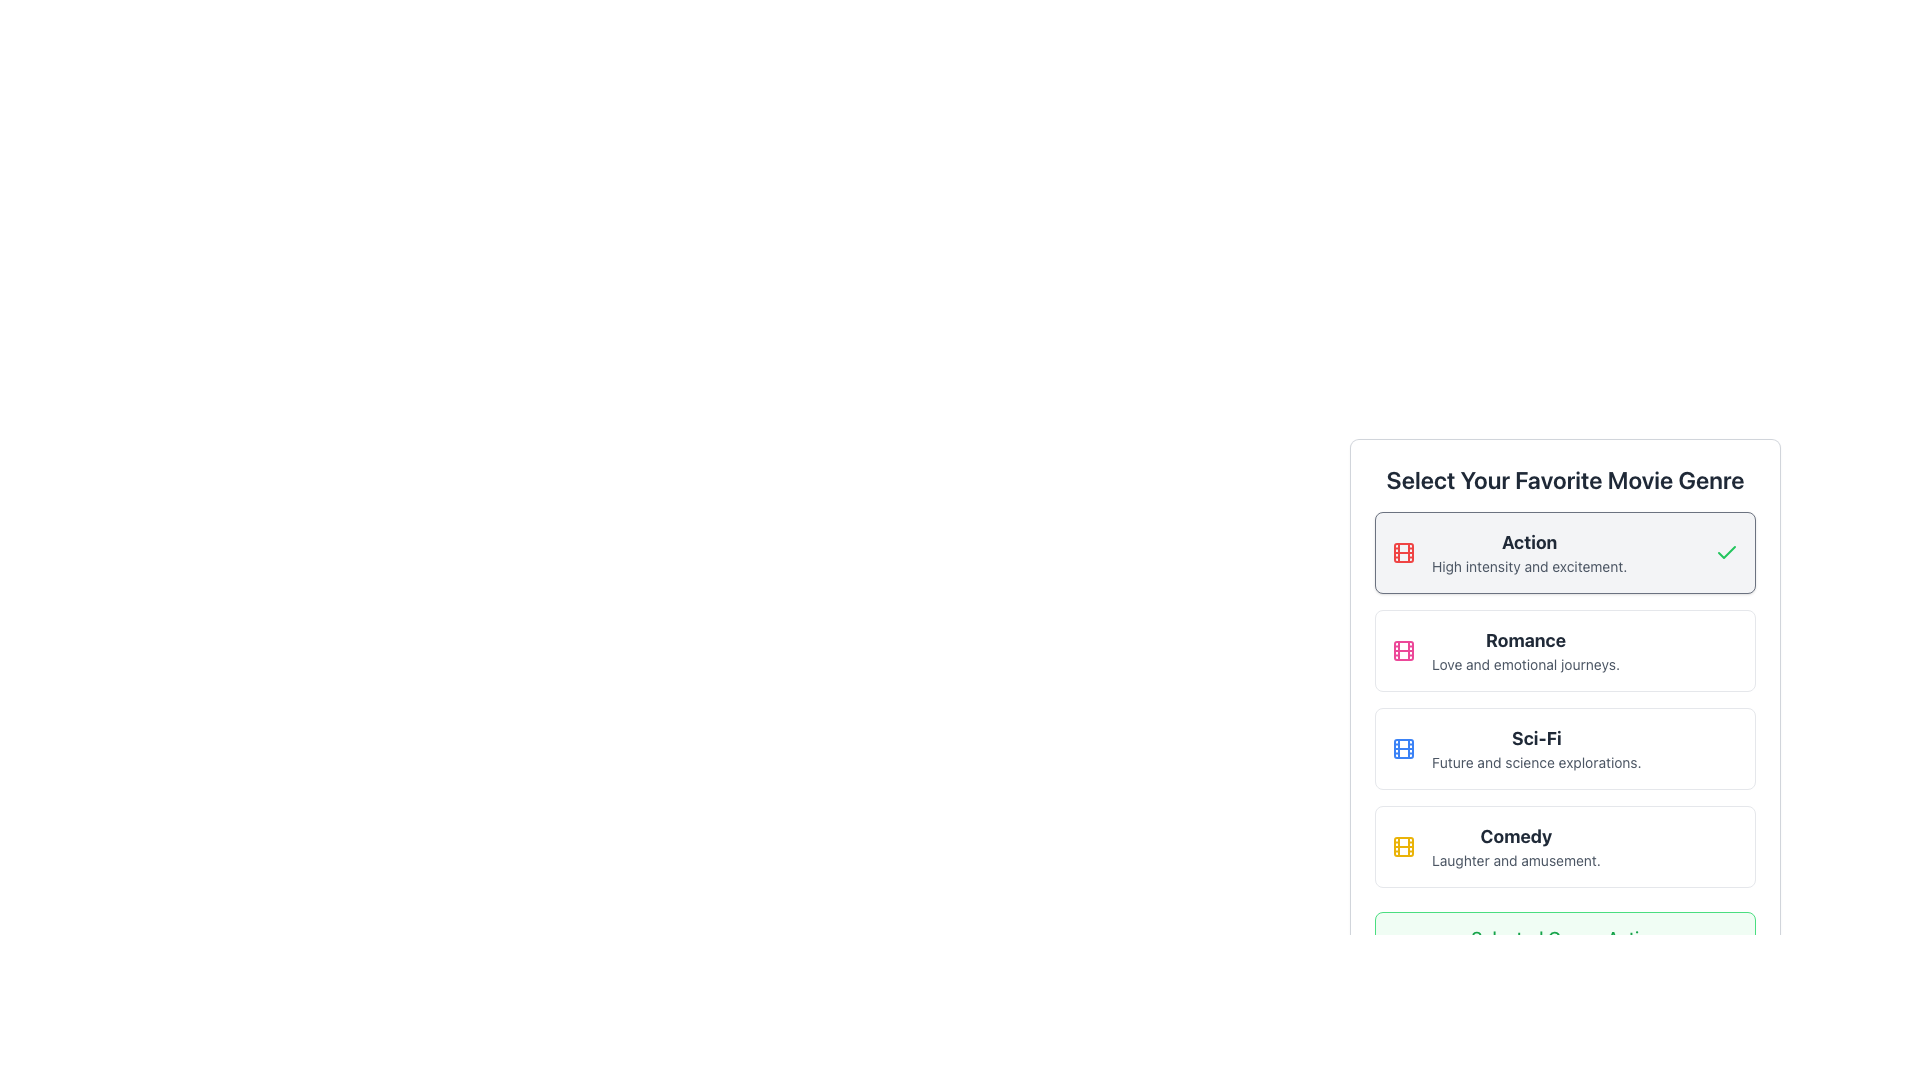 This screenshot has width=1920, height=1080. Describe the element at coordinates (1535, 739) in the screenshot. I see `the 'Sci-Fi' genre text label, which is the third item in a vertical list of movie genres, located between 'Romance' and 'Comedy'` at that location.